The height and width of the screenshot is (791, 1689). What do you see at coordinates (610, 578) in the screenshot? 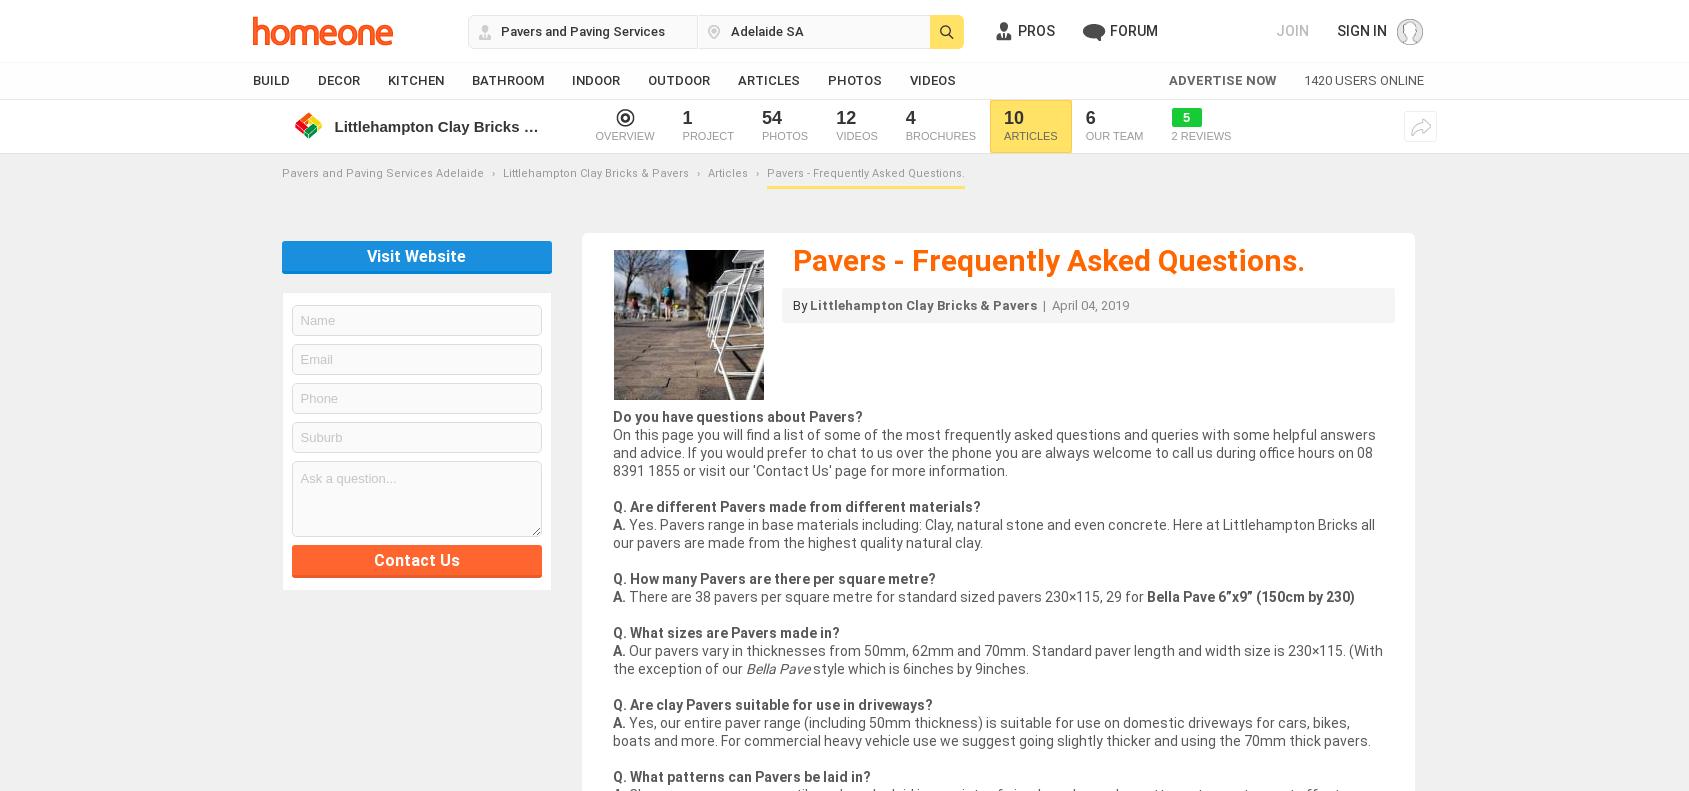
I see `'Q. How many Pavers are there per square metre?'` at bounding box center [610, 578].